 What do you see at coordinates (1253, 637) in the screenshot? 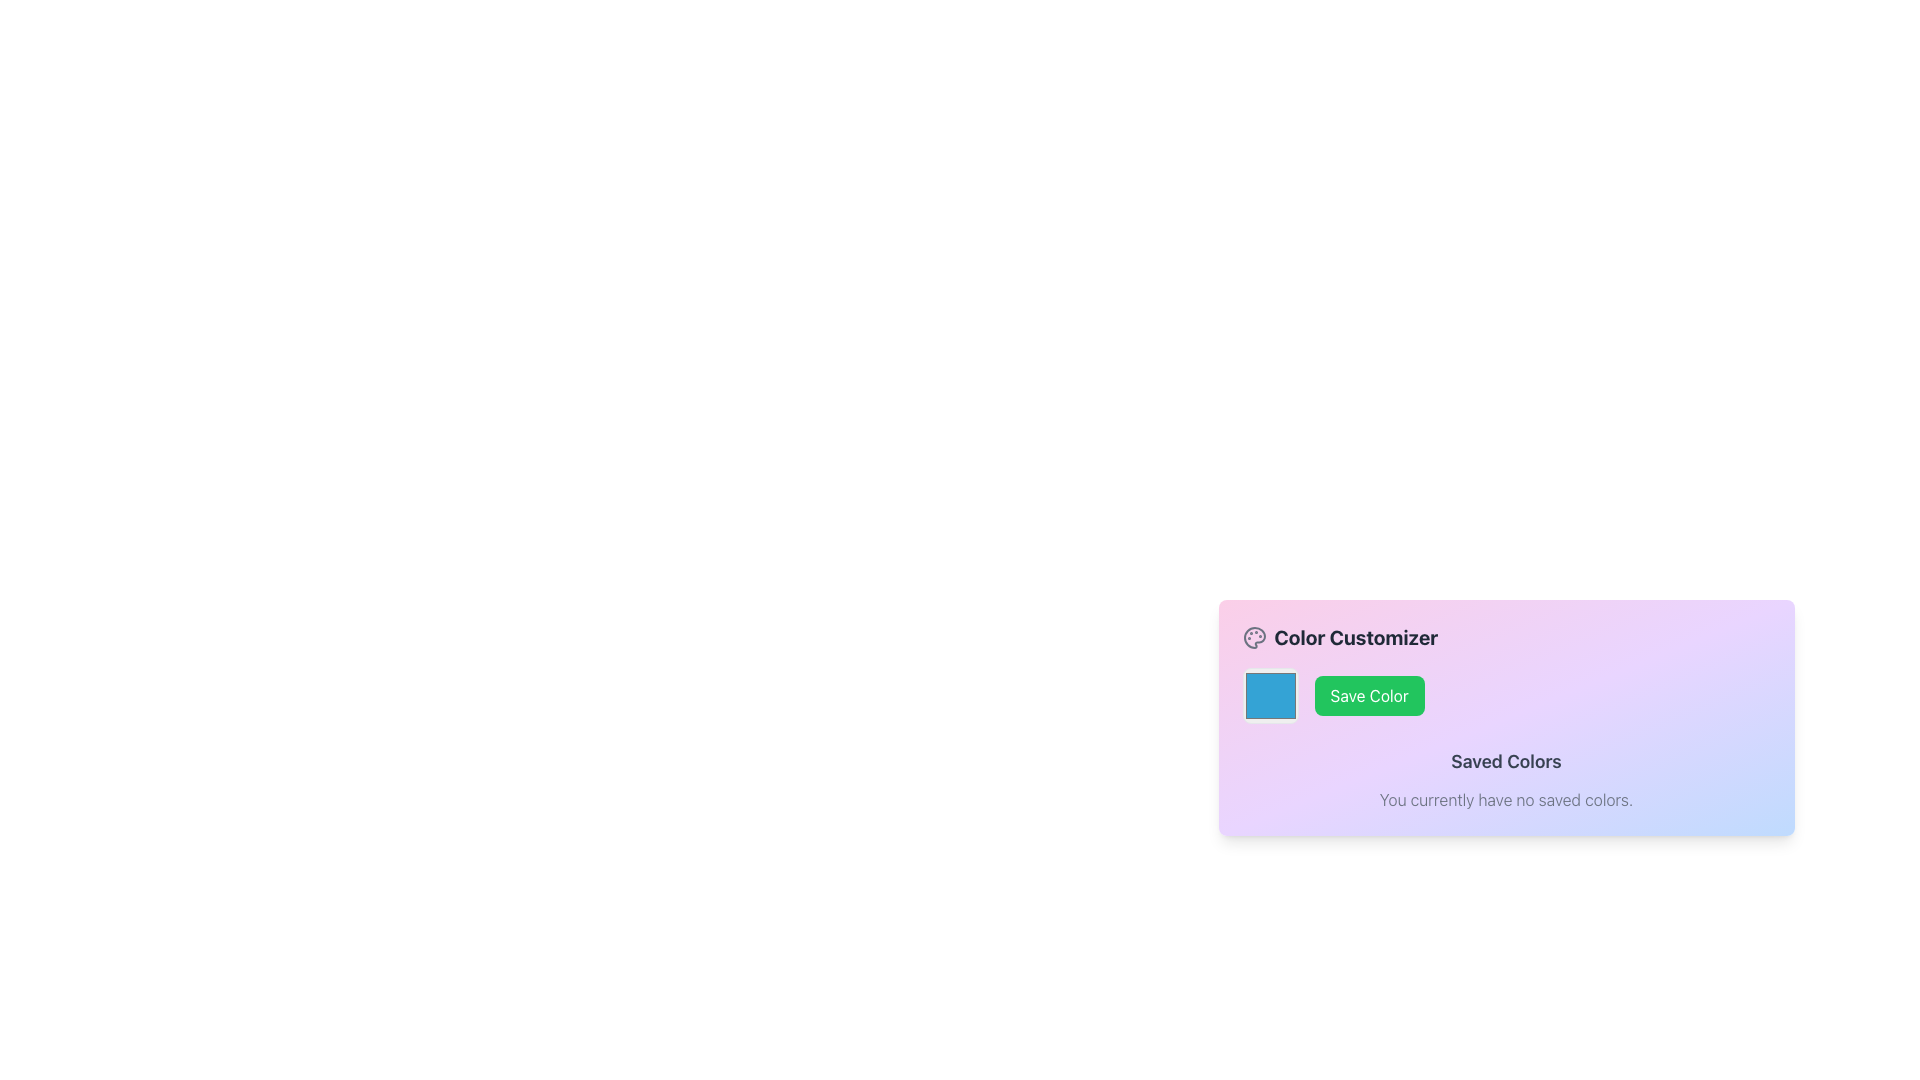
I see `the ornamental icon representing the 'Color Customizer' feature, which is located at the beginning of the sibling elements and closely aligned with the header text` at bounding box center [1253, 637].